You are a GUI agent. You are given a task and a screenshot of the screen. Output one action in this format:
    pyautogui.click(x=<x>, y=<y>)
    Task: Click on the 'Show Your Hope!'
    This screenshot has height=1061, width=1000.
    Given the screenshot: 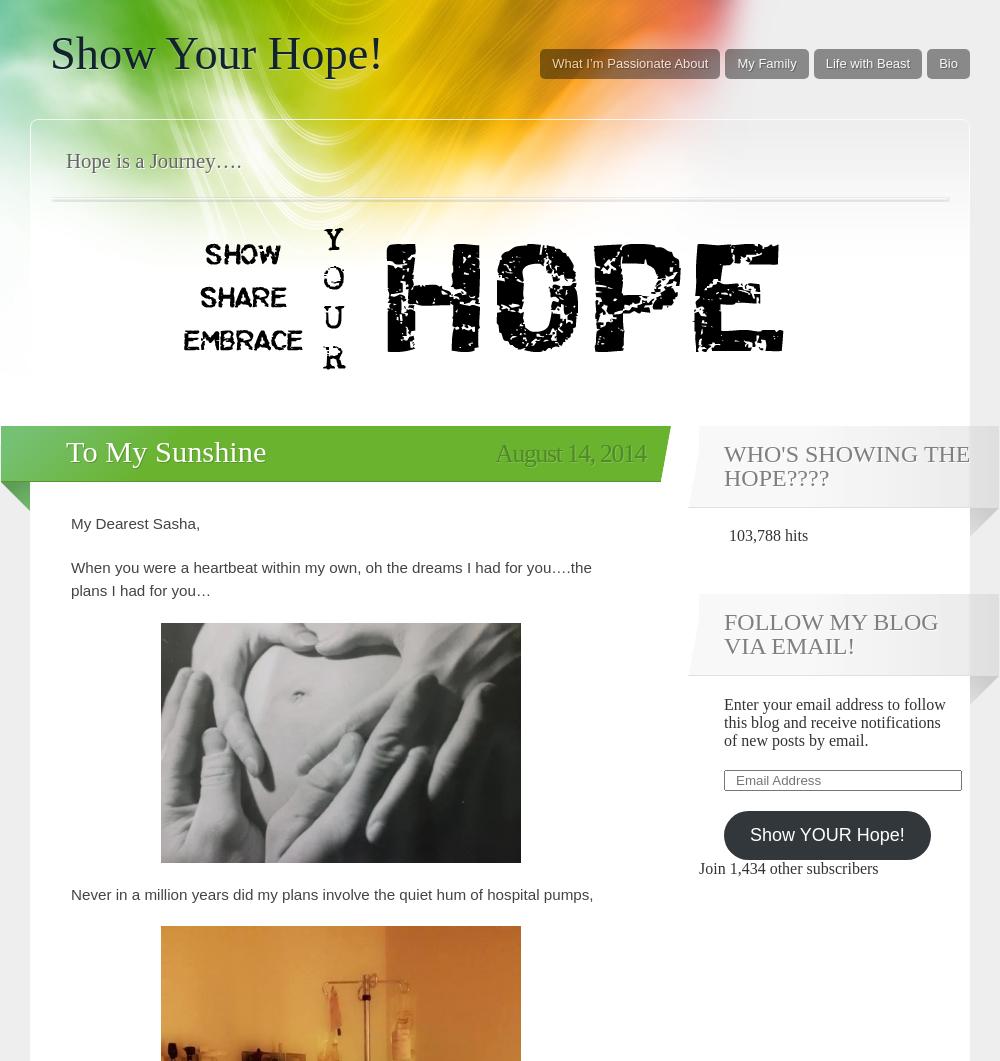 What is the action you would take?
    pyautogui.click(x=215, y=53)
    